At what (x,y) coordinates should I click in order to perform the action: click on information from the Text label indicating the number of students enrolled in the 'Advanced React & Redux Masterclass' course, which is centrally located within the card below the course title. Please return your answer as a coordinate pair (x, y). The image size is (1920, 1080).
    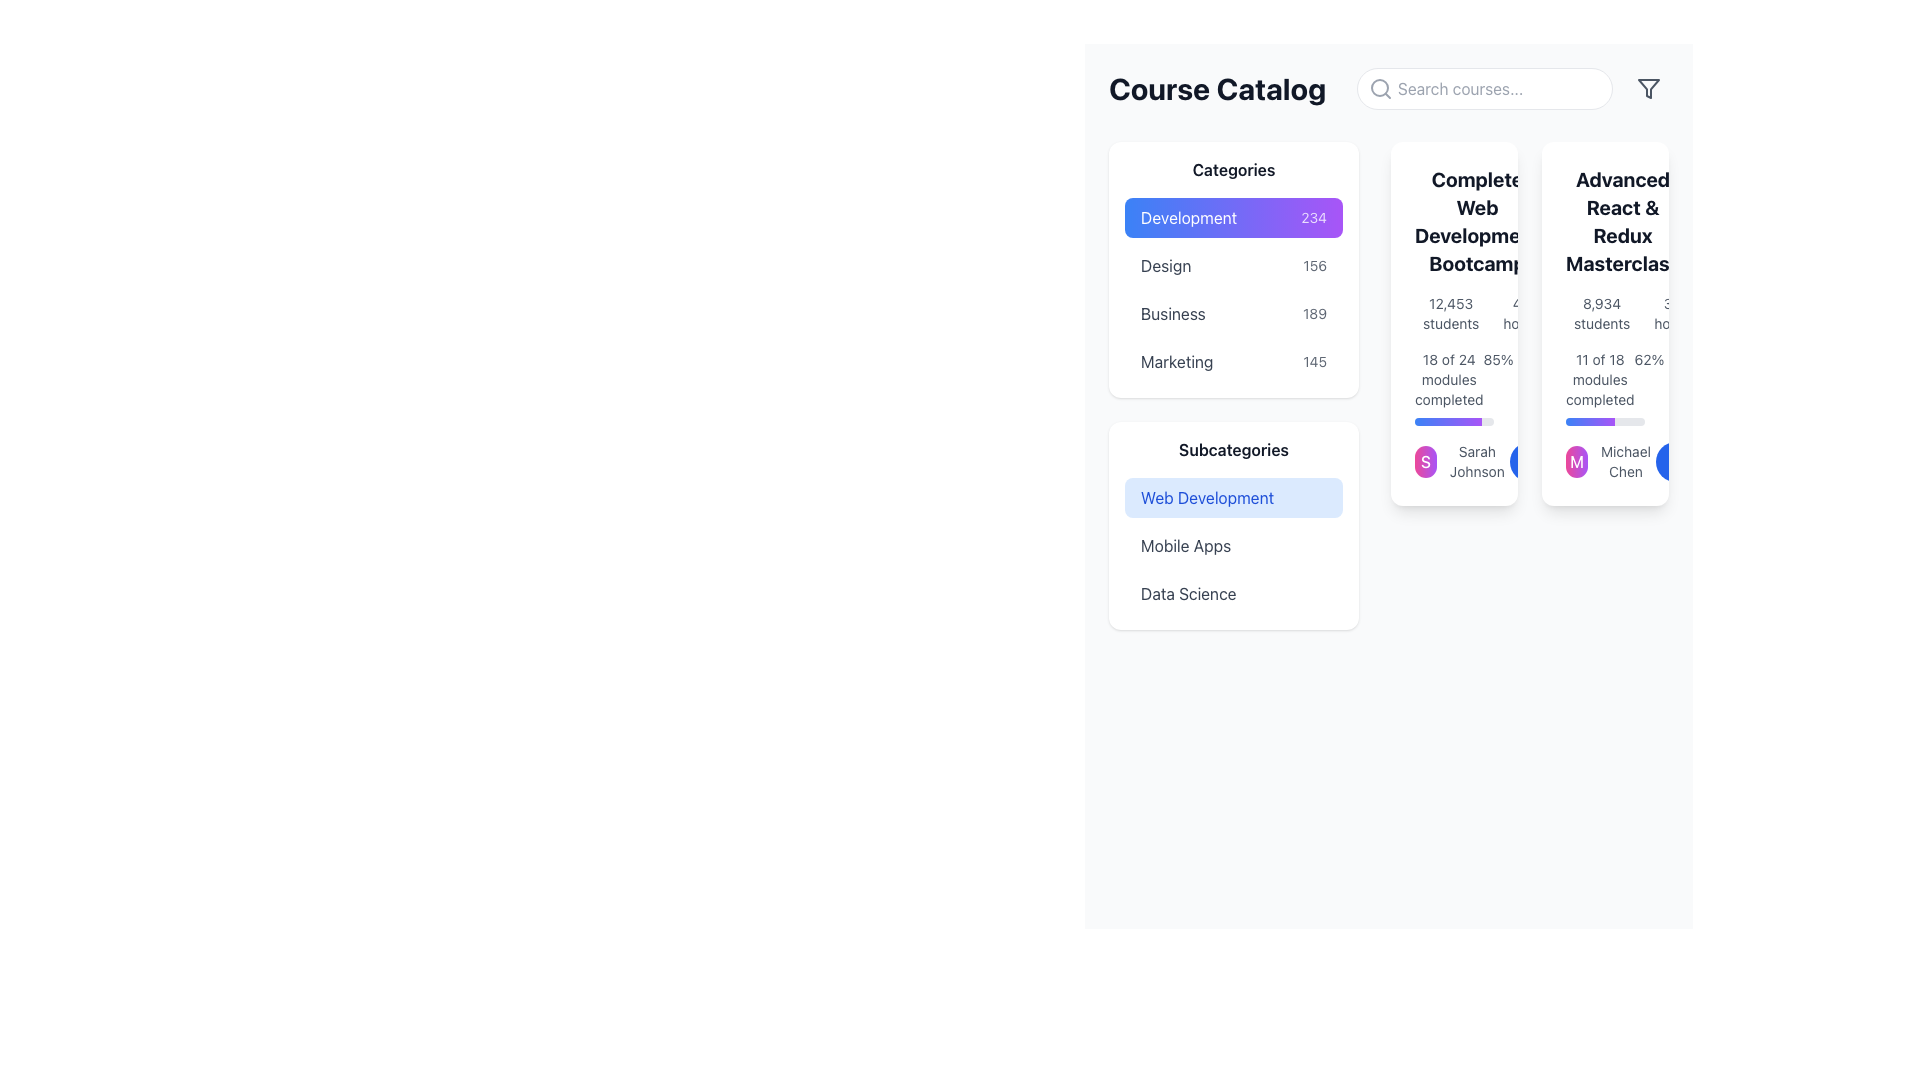
    Looking at the image, I should click on (1605, 313).